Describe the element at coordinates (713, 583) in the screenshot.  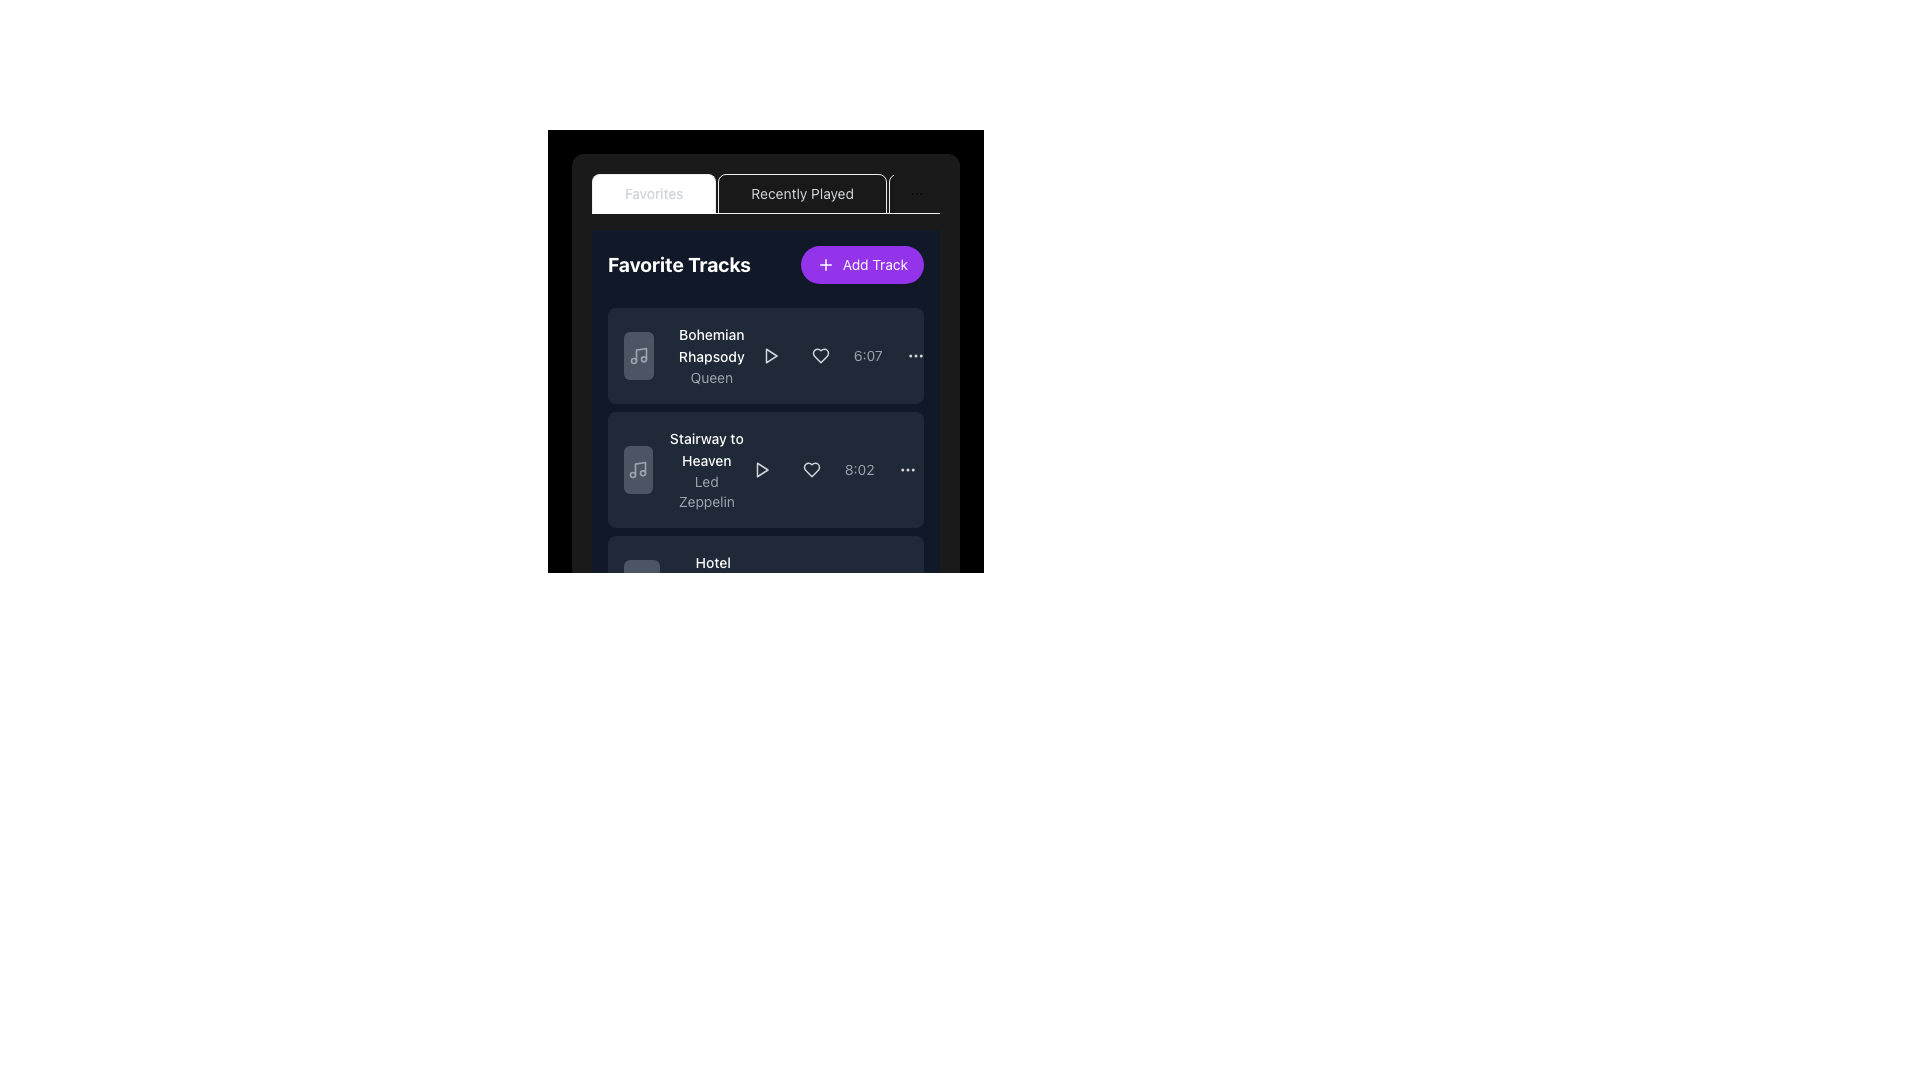
I see `the song entry text block titled 'Hotel California' by 'Eagles'` at that location.